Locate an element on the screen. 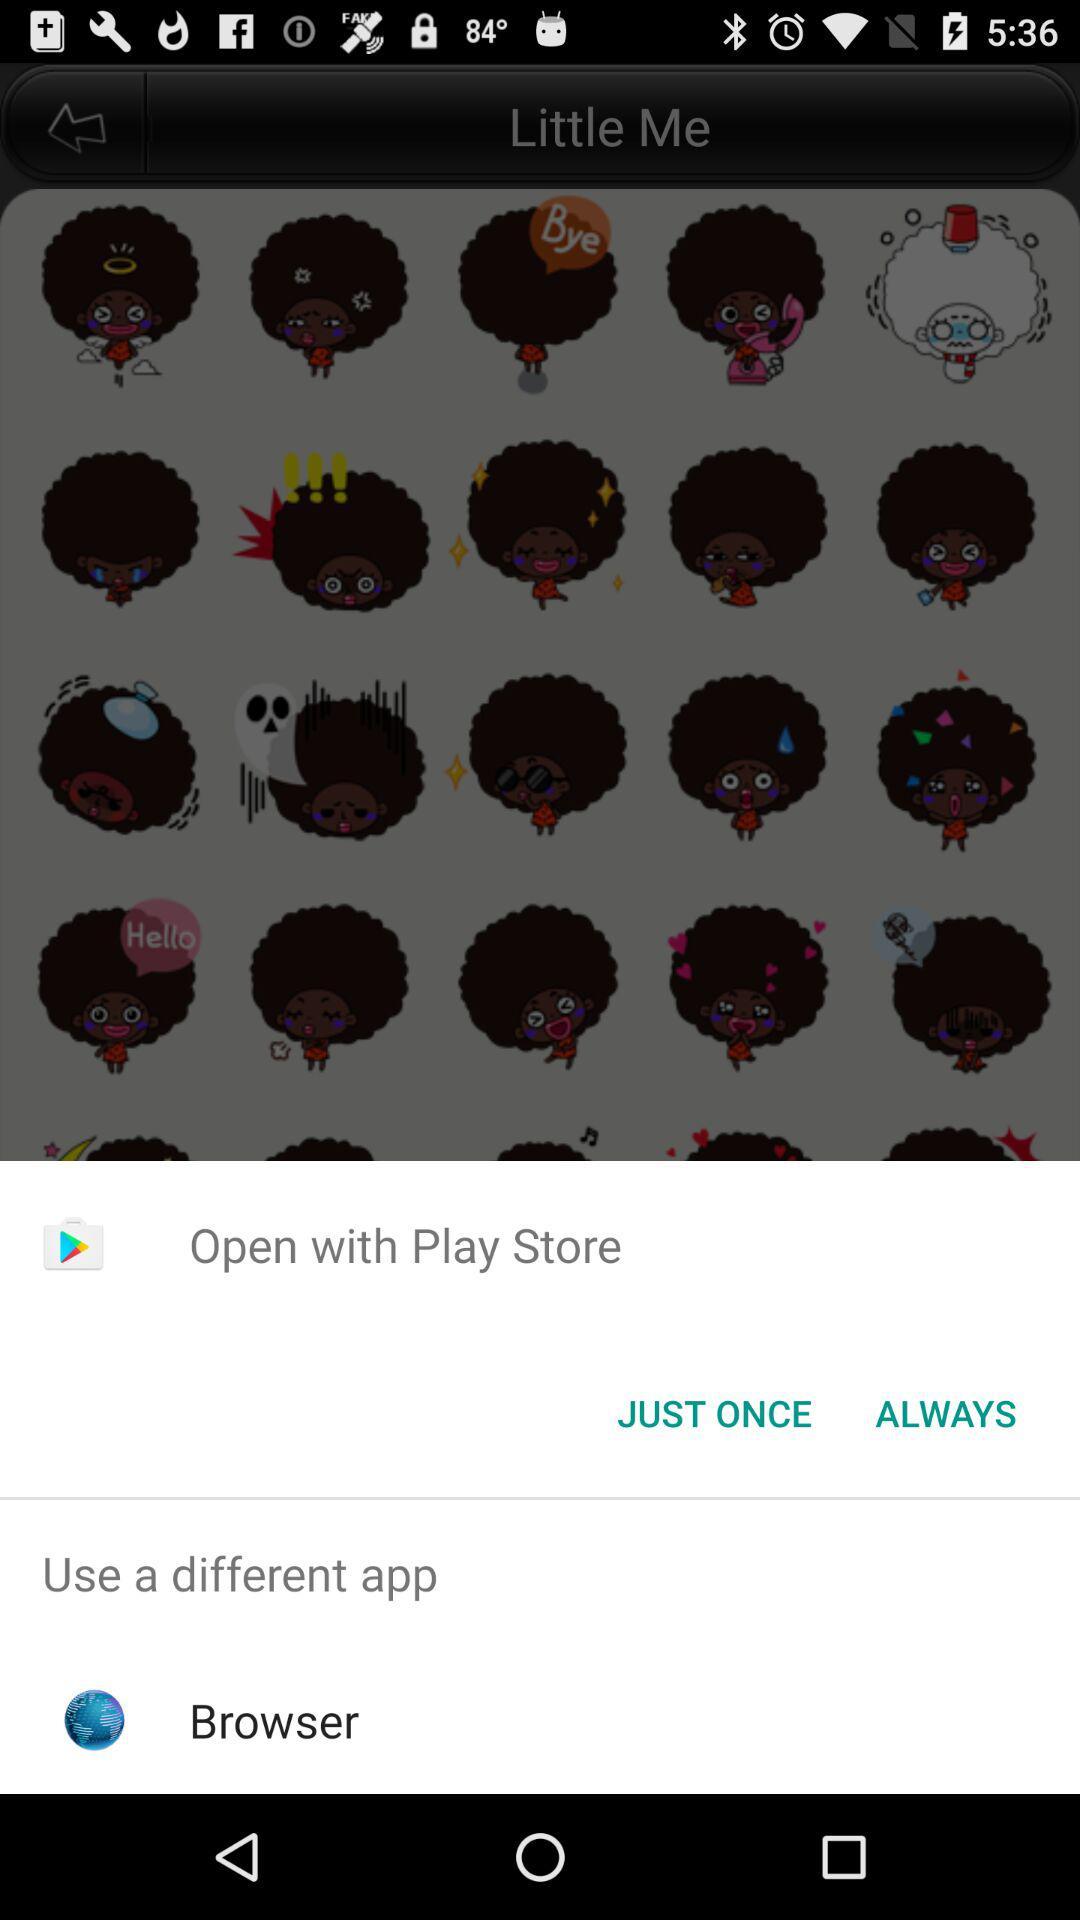  the app below open with play is located at coordinates (713, 1411).